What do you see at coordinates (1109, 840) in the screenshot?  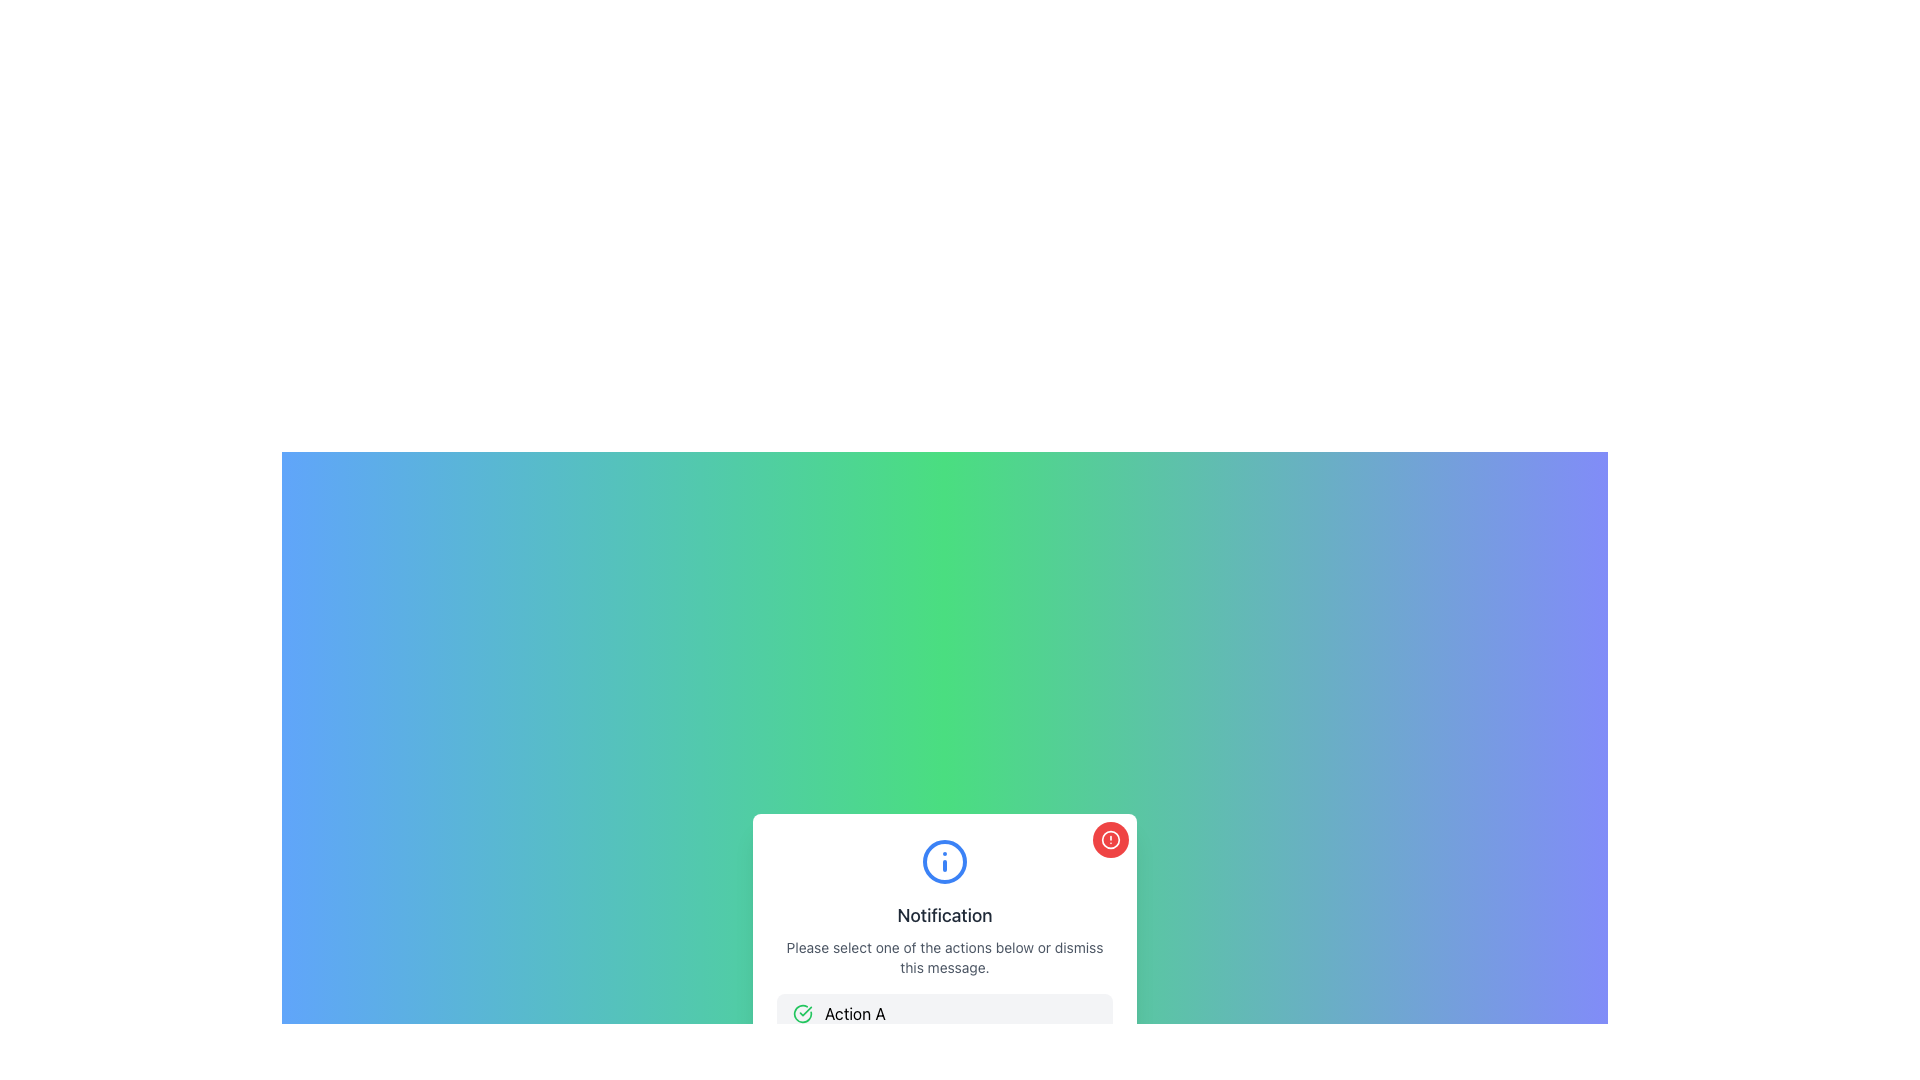 I see `properties of the SVG Circle element located in the top-right portion of the notification panel, which is part of a circular alert icon` at bounding box center [1109, 840].